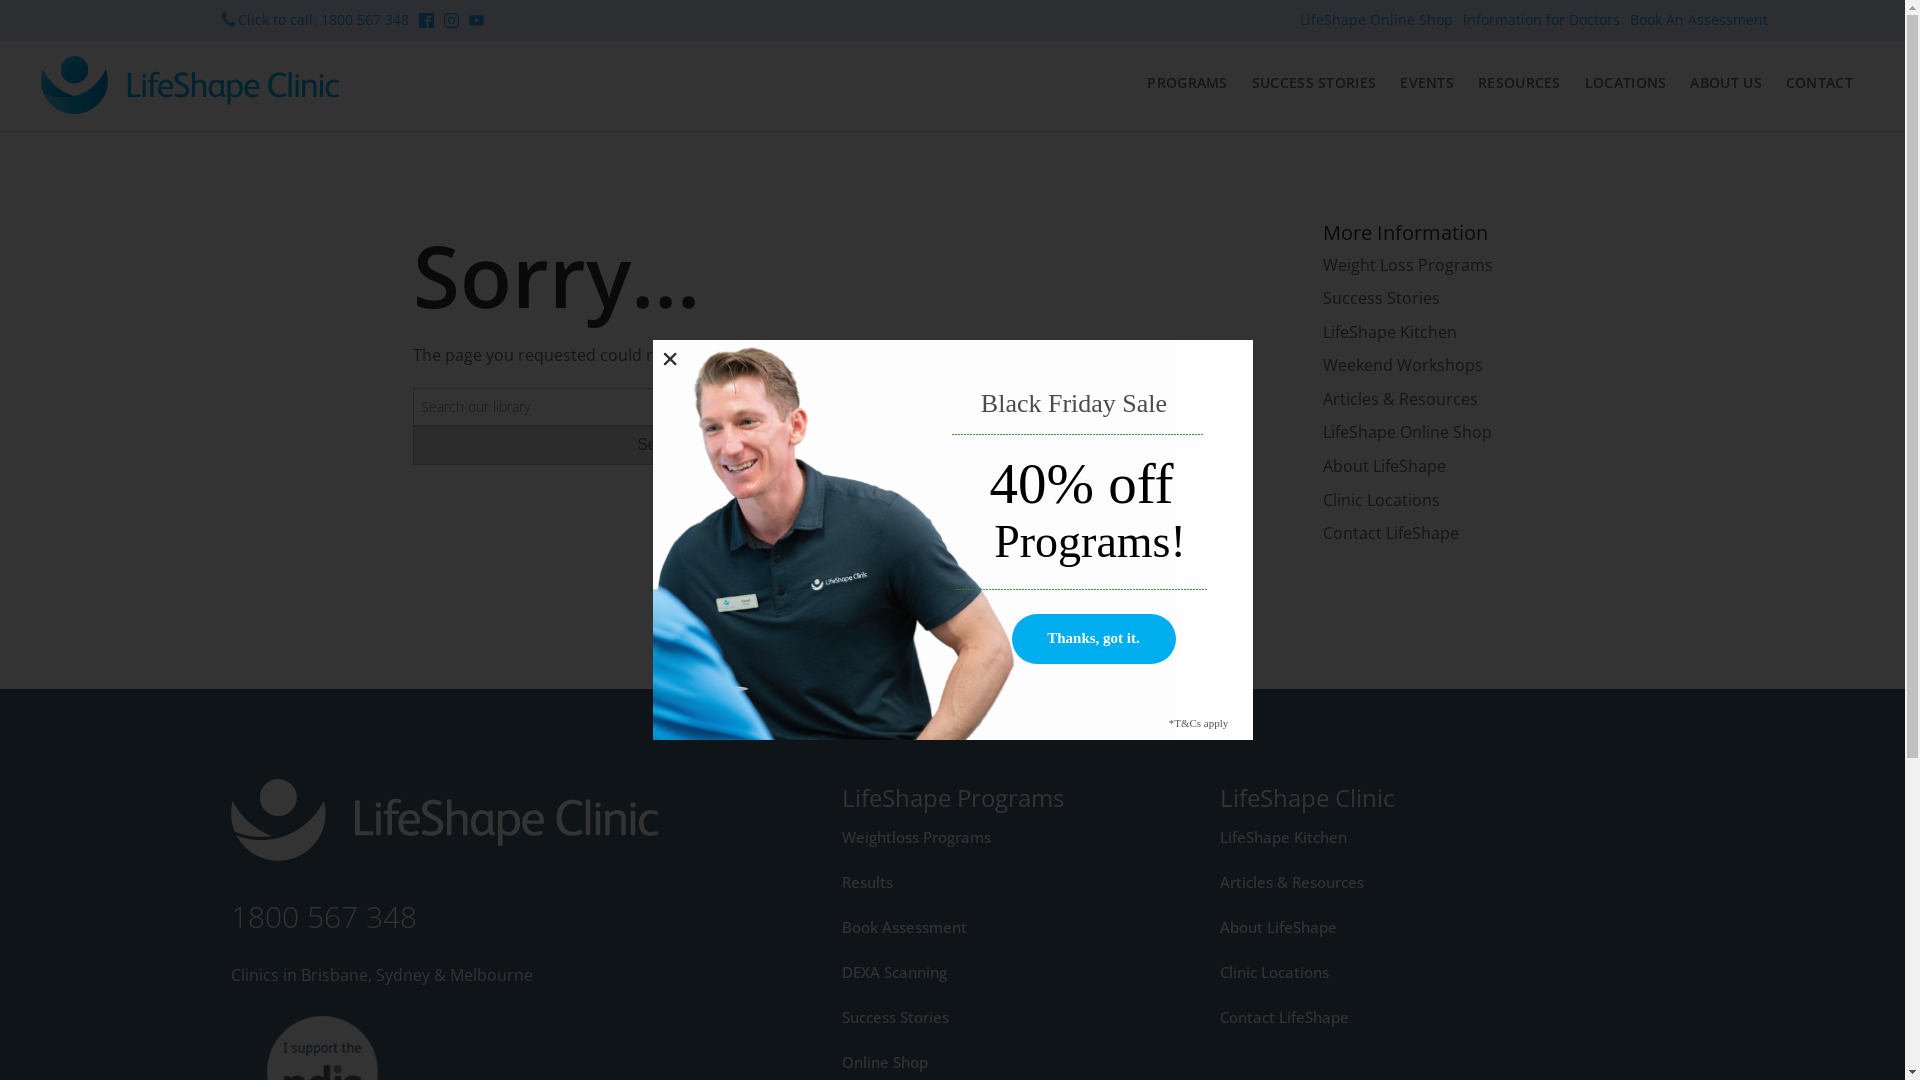 This screenshot has width=1920, height=1080. Describe the element at coordinates (1573, 82) in the screenshot. I see `'LOCATIONS'` at that location.